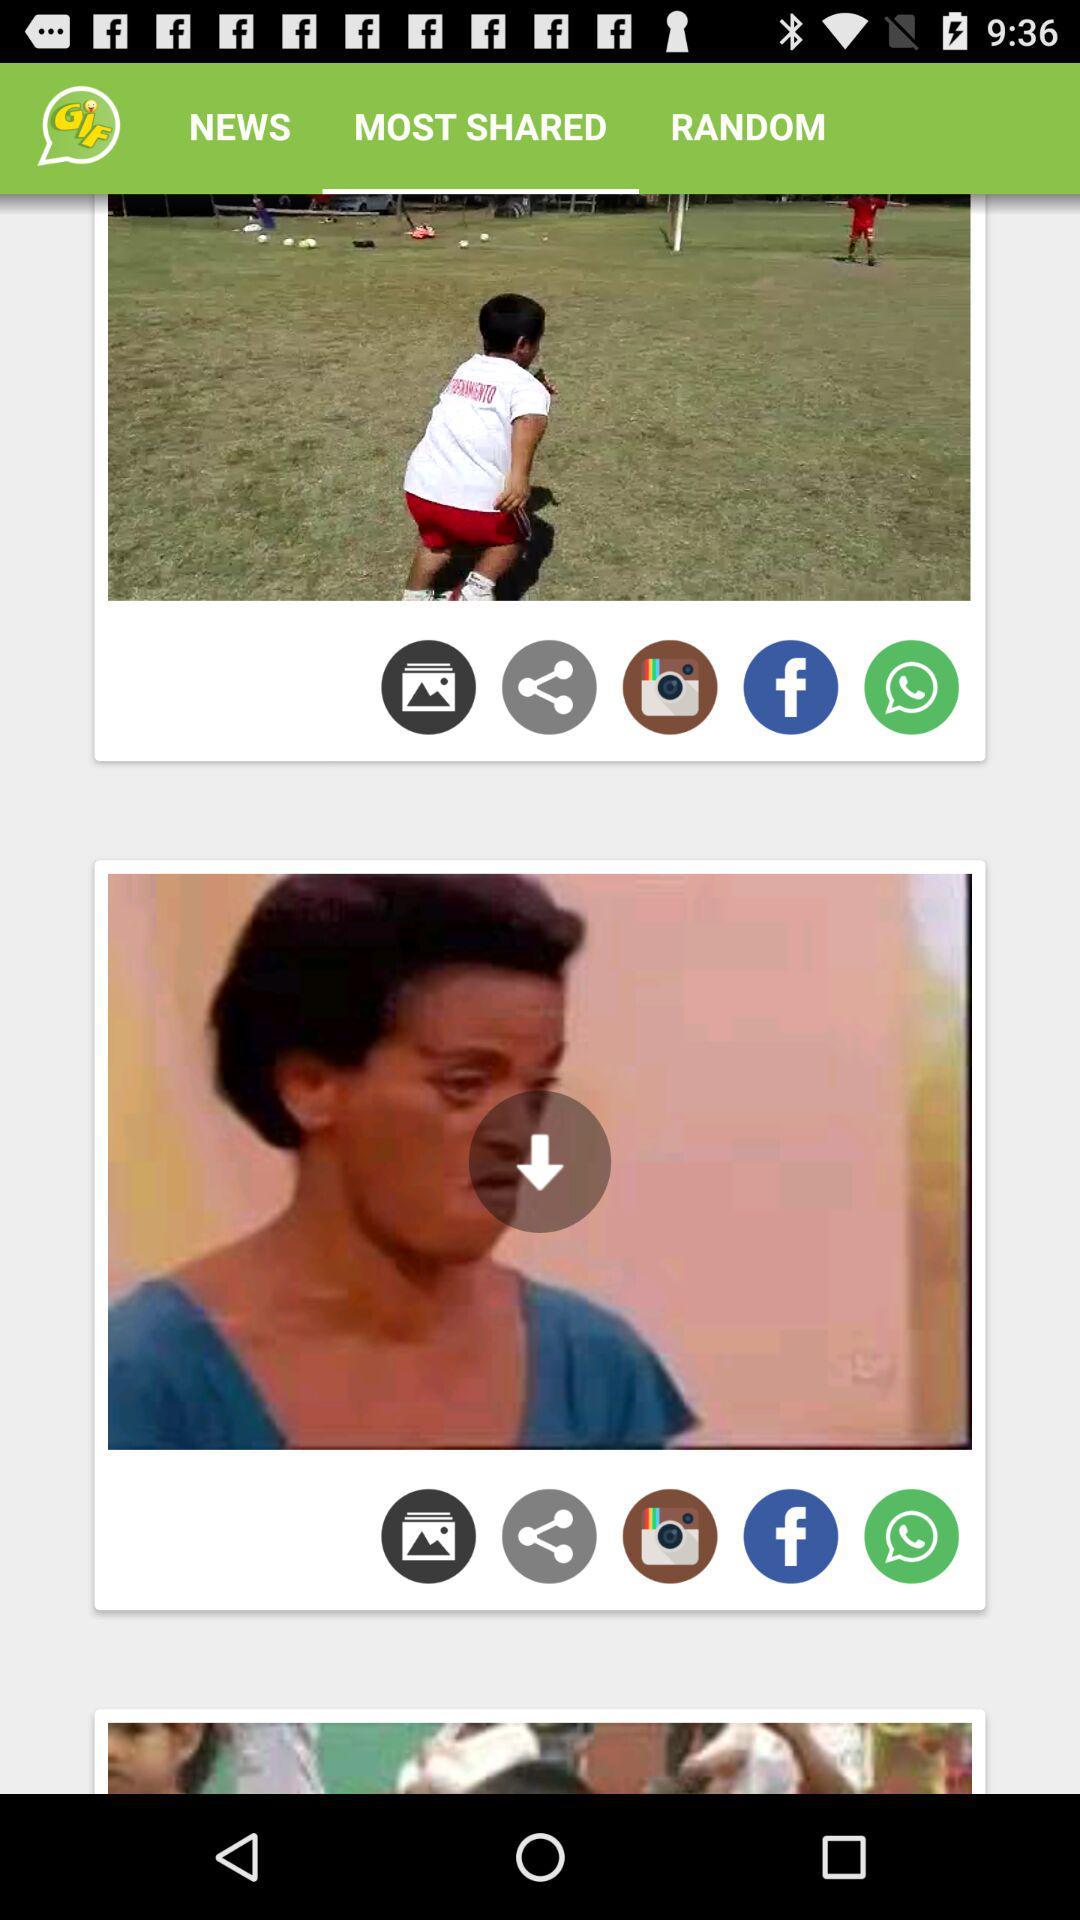 The width and height of the screenshot is (1080, 1920). What do you see at coordinates (549, 1535) in the screenshot?
I see `the button which is left side of the instagram` at bounding box center [549, 1535].